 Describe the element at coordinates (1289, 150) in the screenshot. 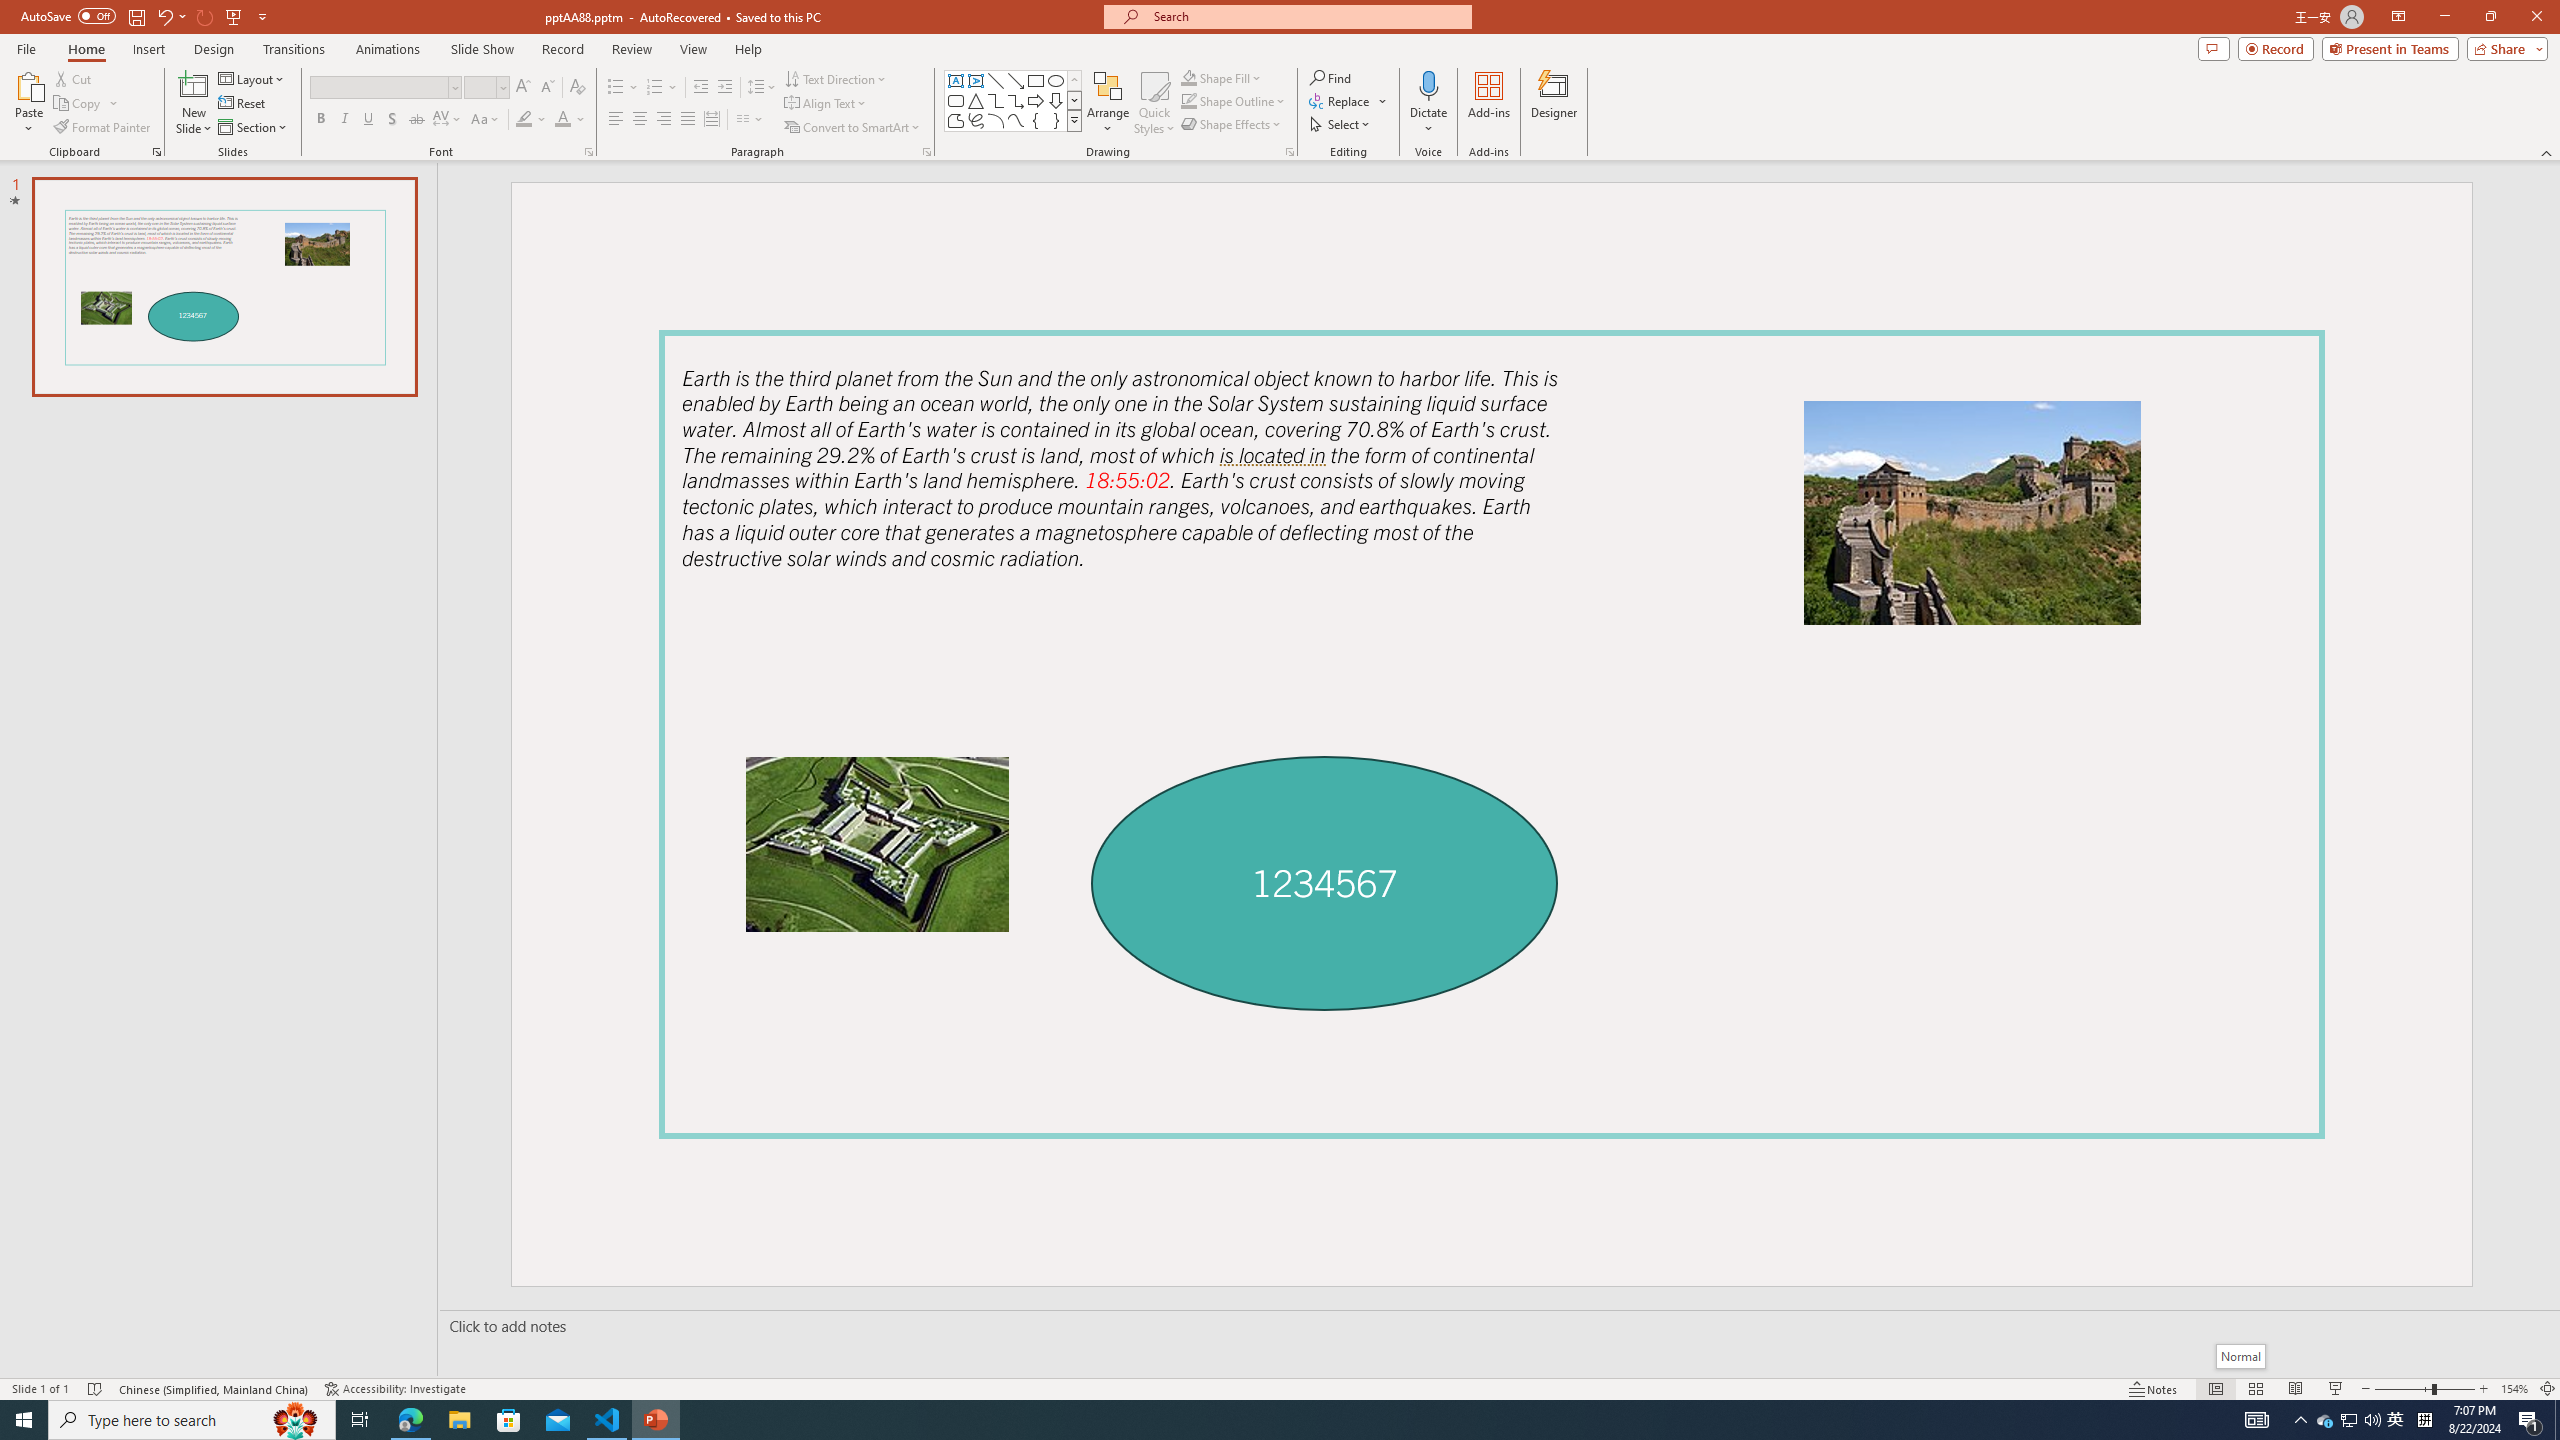

I see `'Format Object...'` at that location.